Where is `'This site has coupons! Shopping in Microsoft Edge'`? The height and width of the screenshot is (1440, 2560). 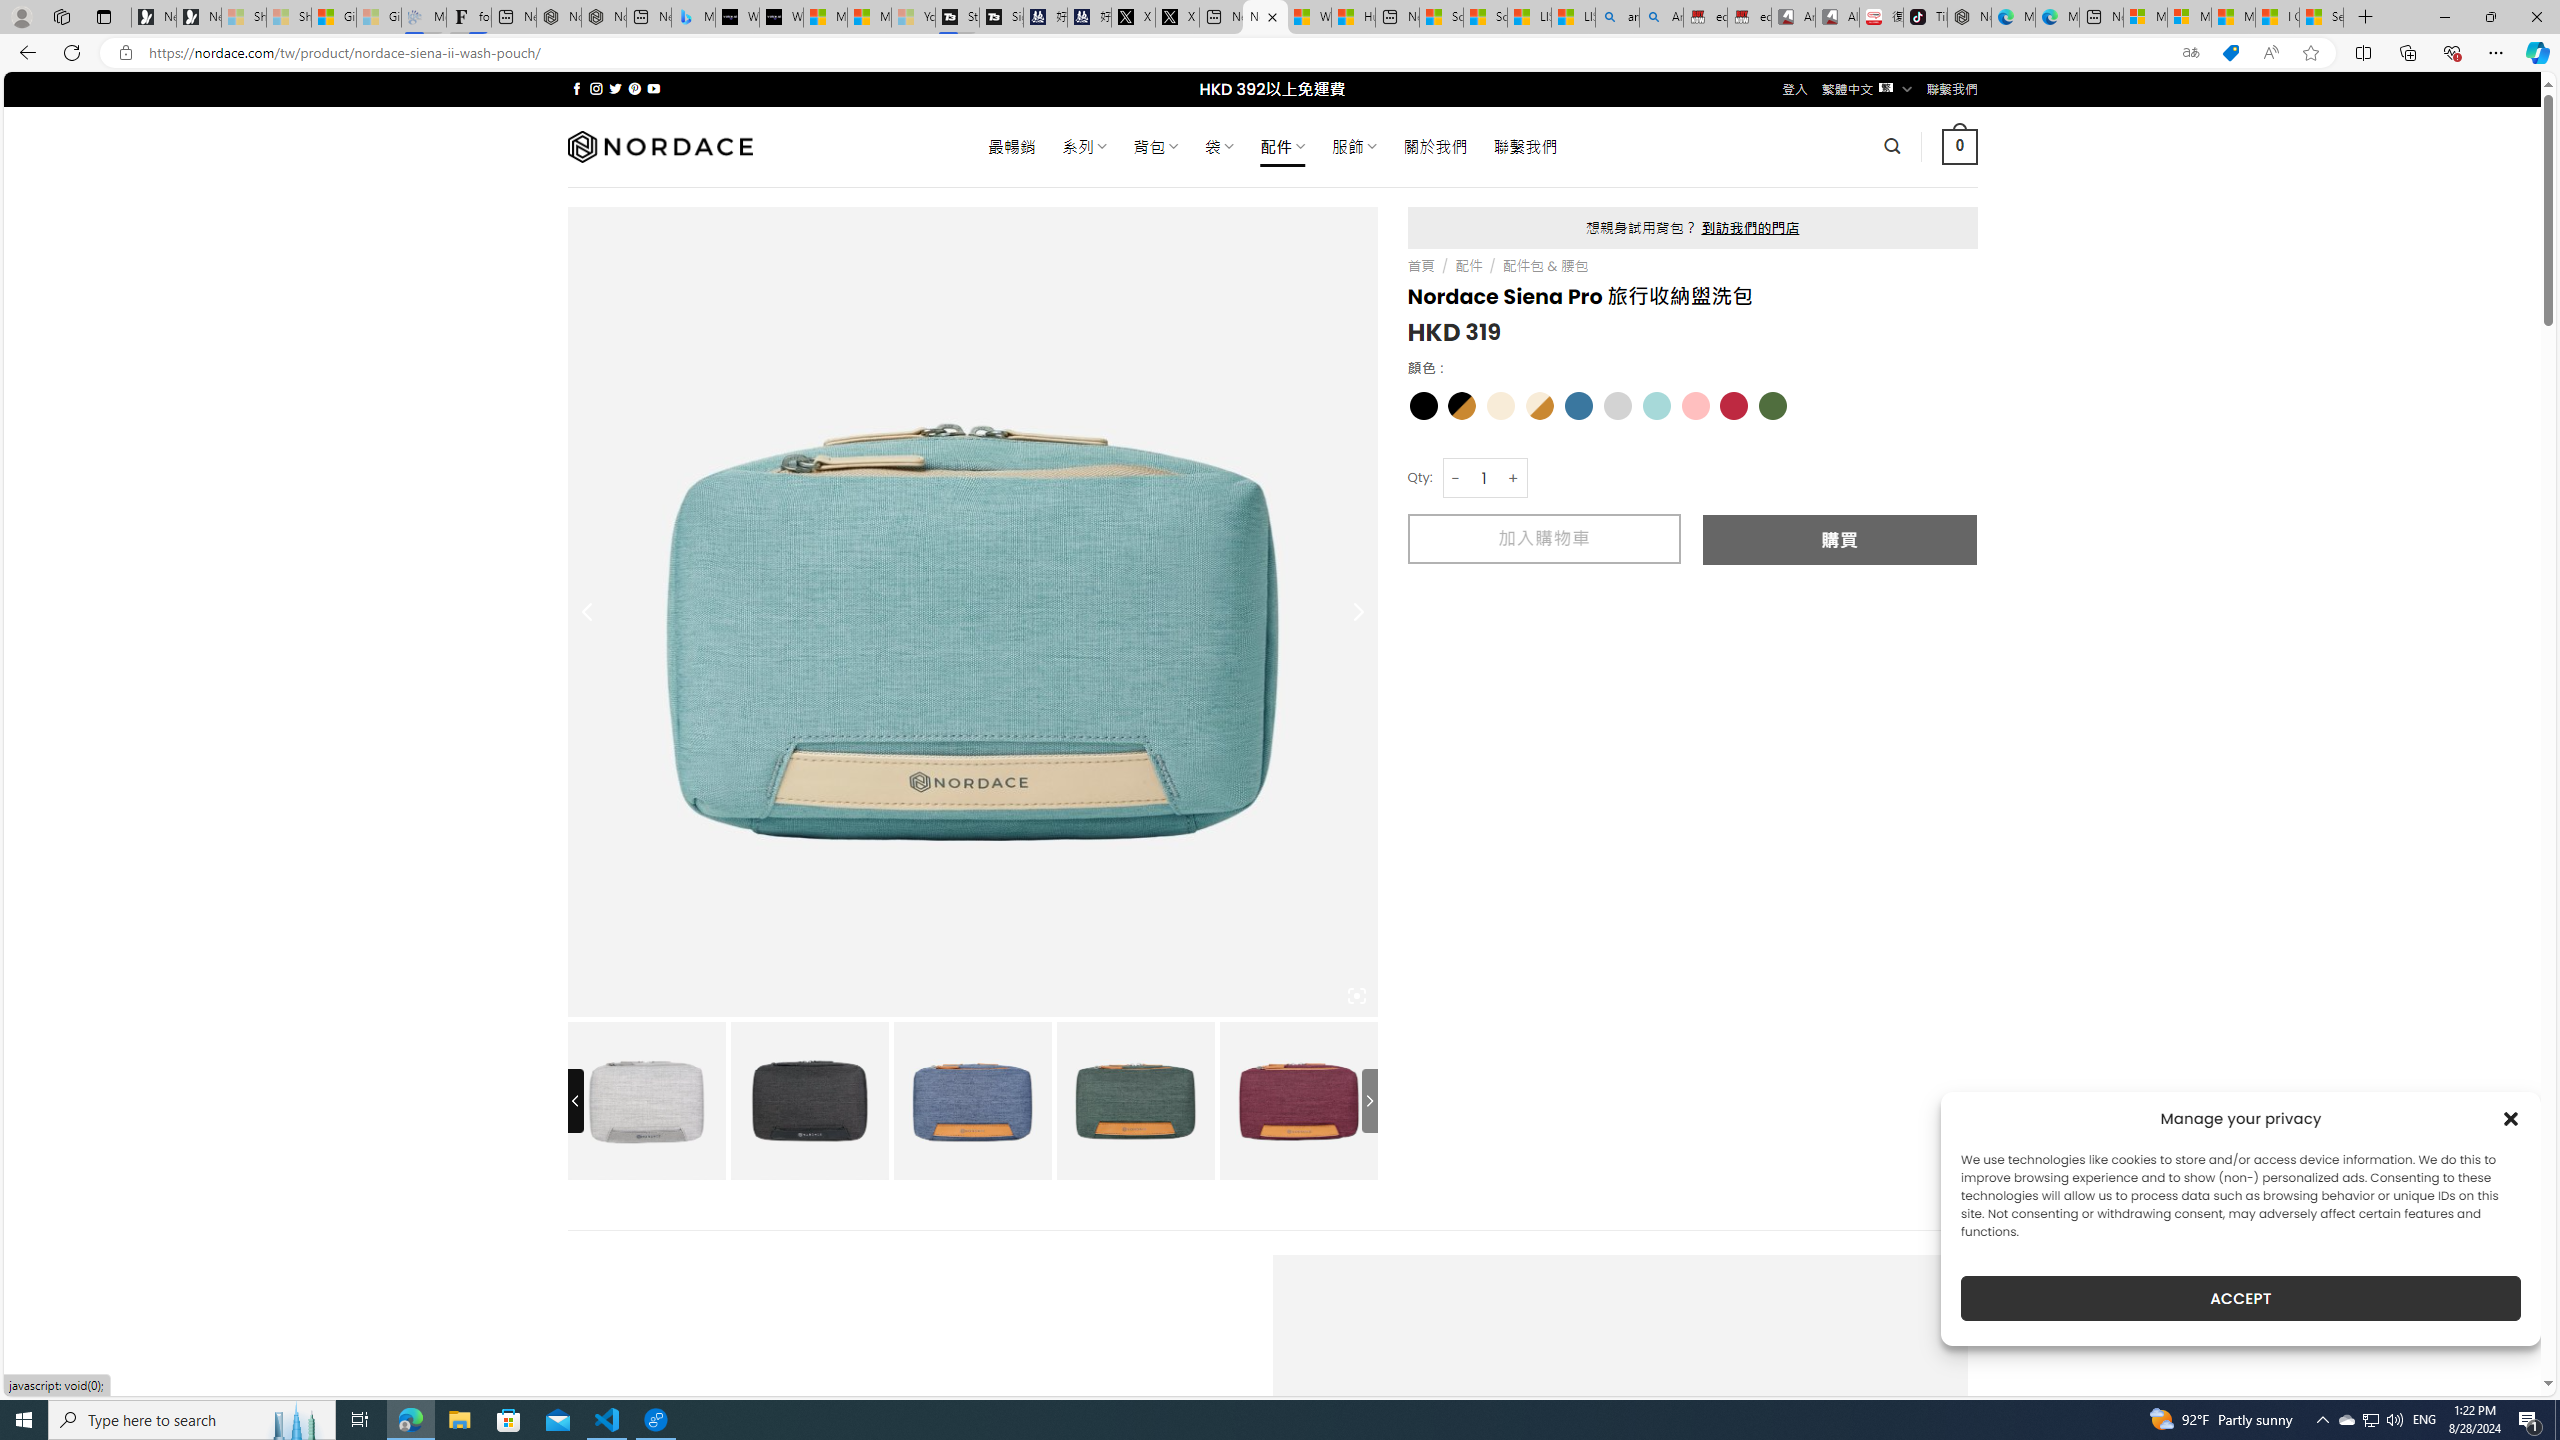 'This site has coupons! Shopping in Microsoft Edge' is located at coordinates (2230, 53).